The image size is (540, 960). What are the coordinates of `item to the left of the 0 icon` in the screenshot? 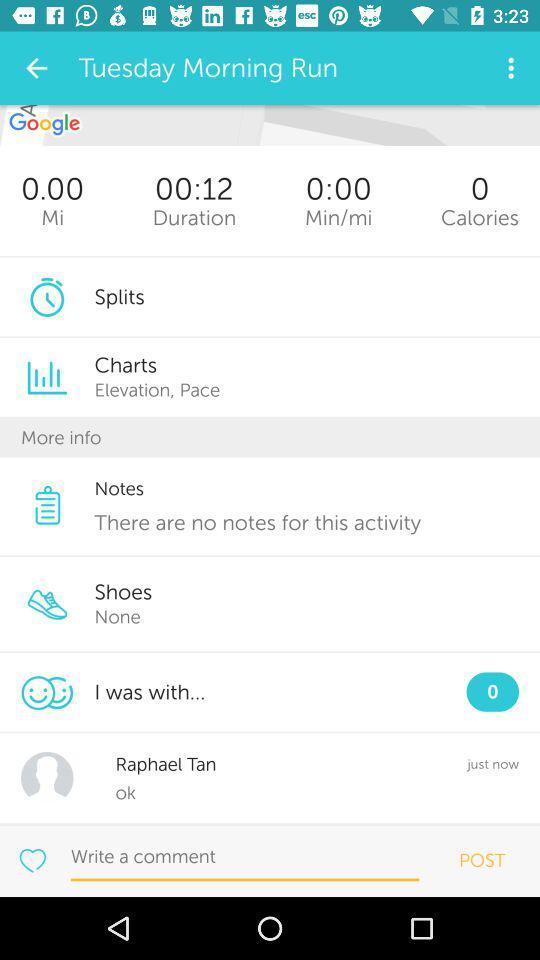 It's located at (337, 217).